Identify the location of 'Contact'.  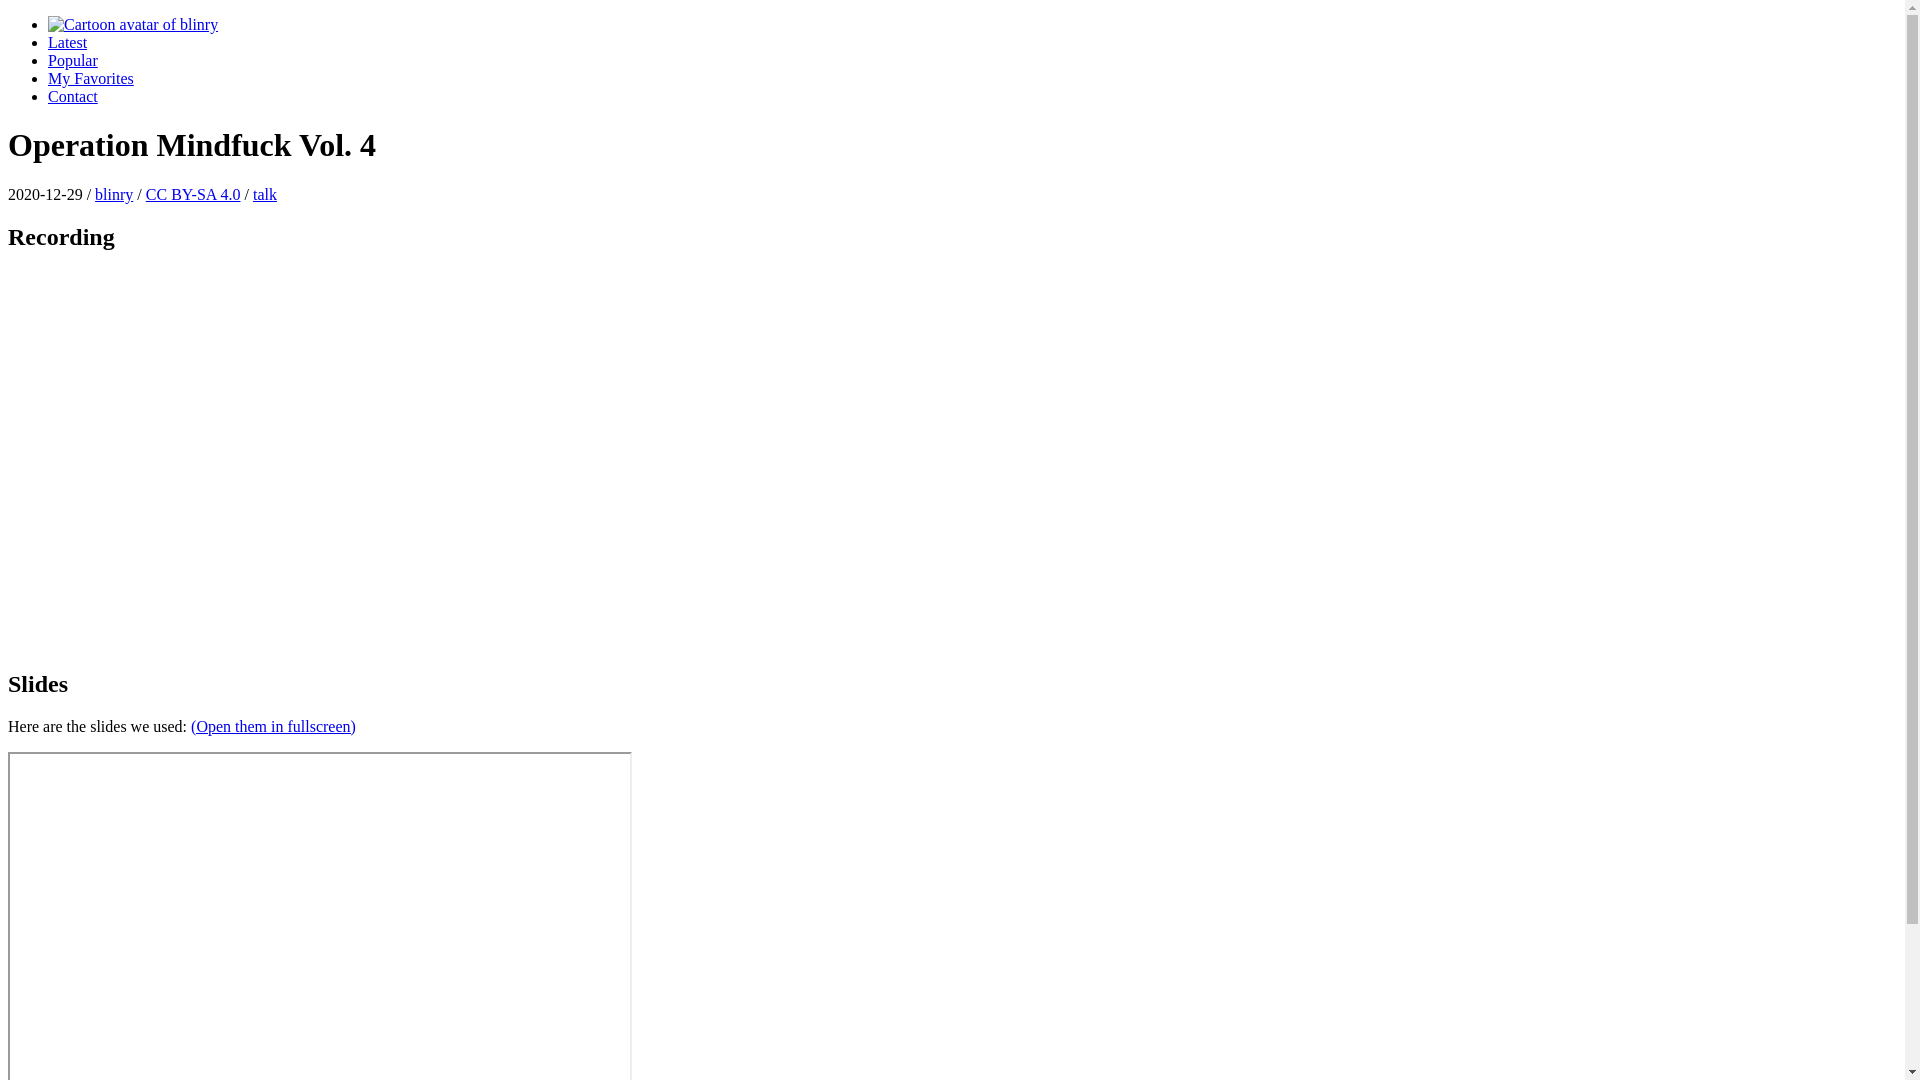
(72, 96).